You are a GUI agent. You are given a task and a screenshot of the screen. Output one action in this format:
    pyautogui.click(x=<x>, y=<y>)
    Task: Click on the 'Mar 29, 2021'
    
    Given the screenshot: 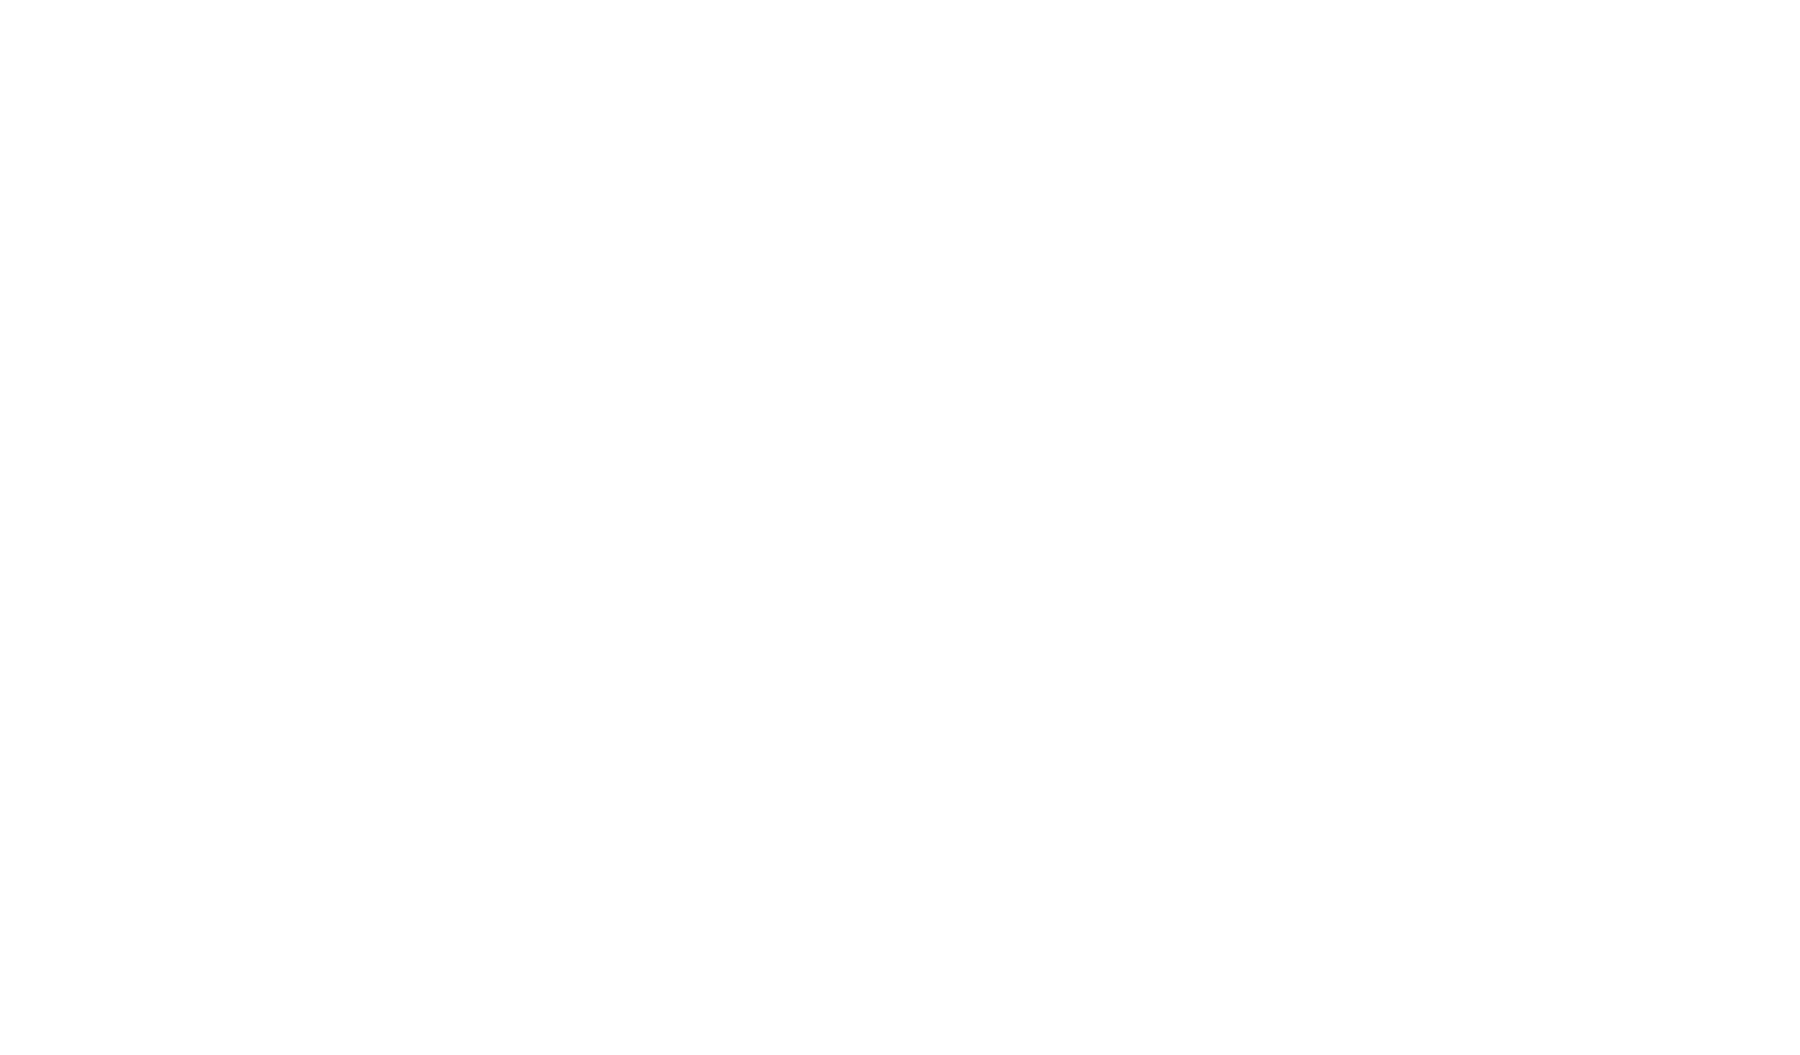 What is the action you would take?
    pyautogui.click(x=357, y=856)
    